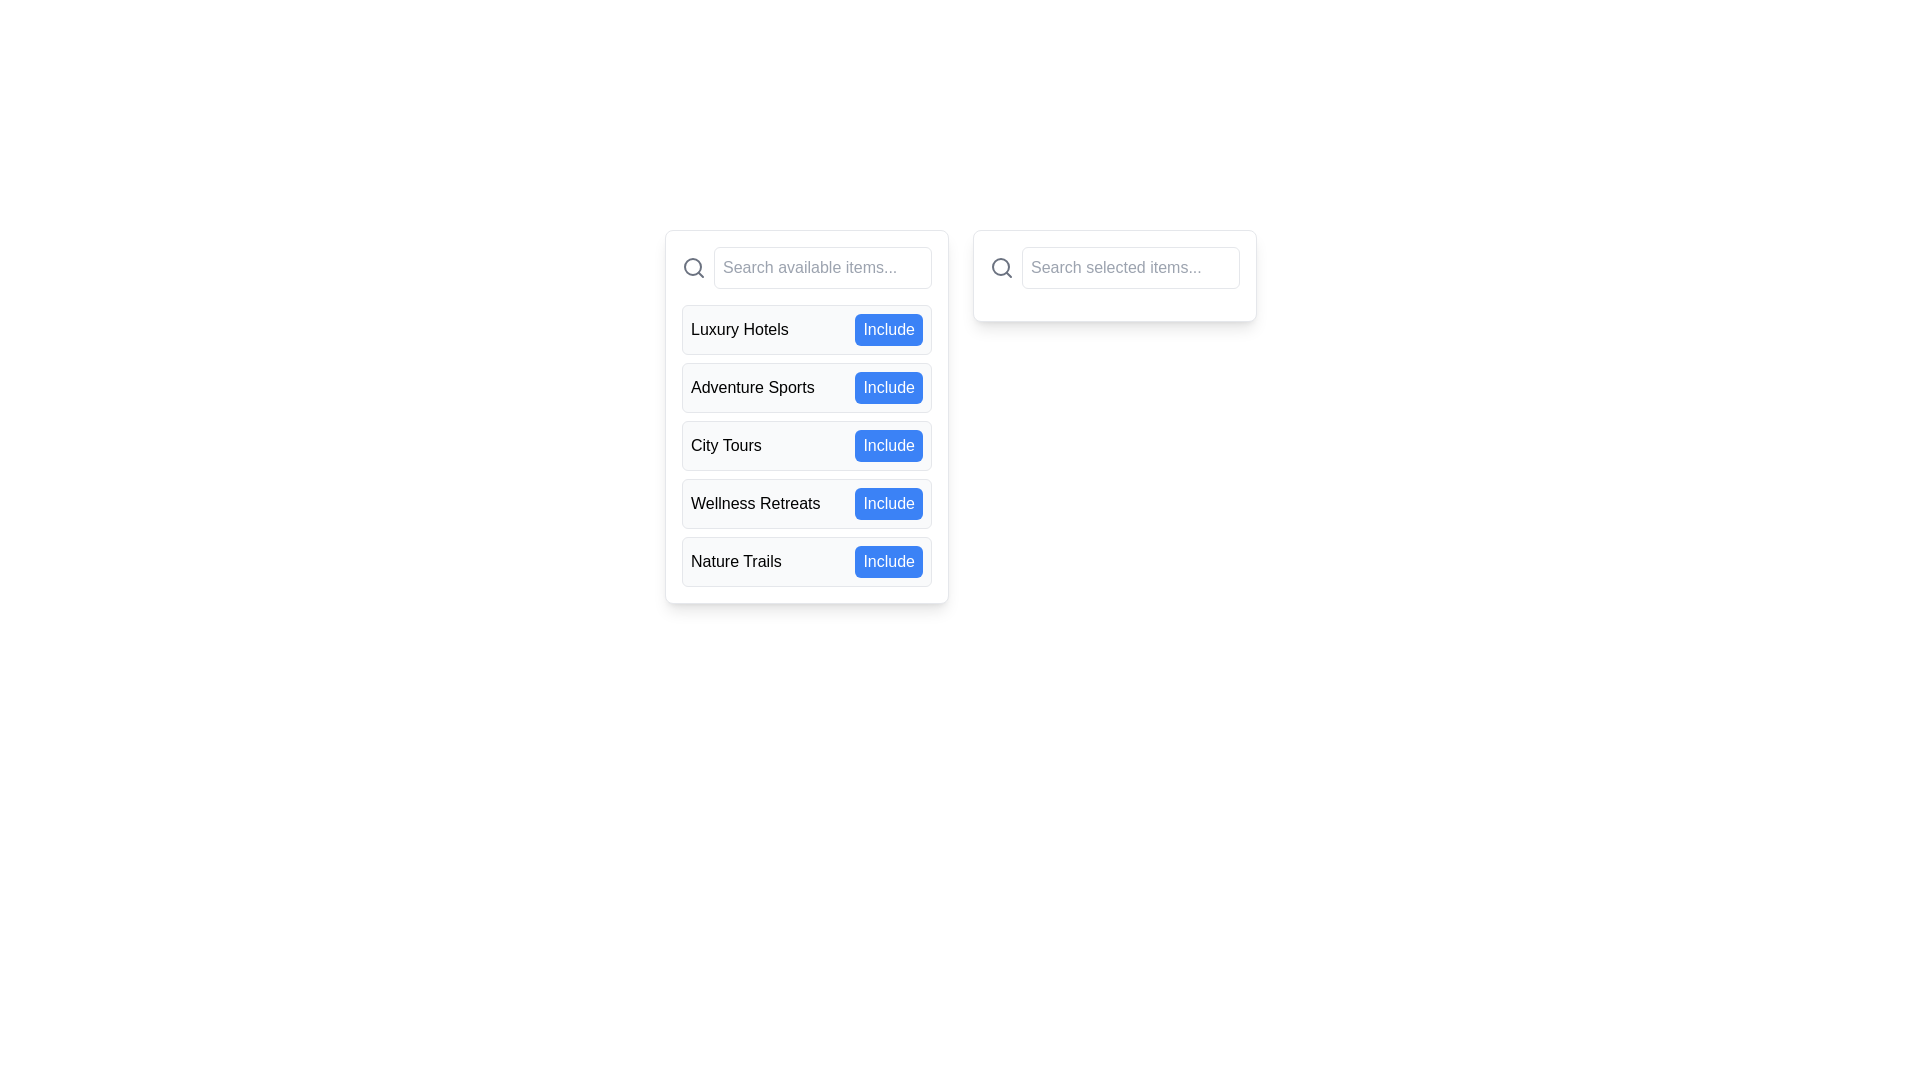  What do you see at coordinates (806, 562) in the screenshot?
I see `the 'Nature Trails' interactive panel located at the bottom of the list for accessibility navigation` at bounding box center [806, 562].